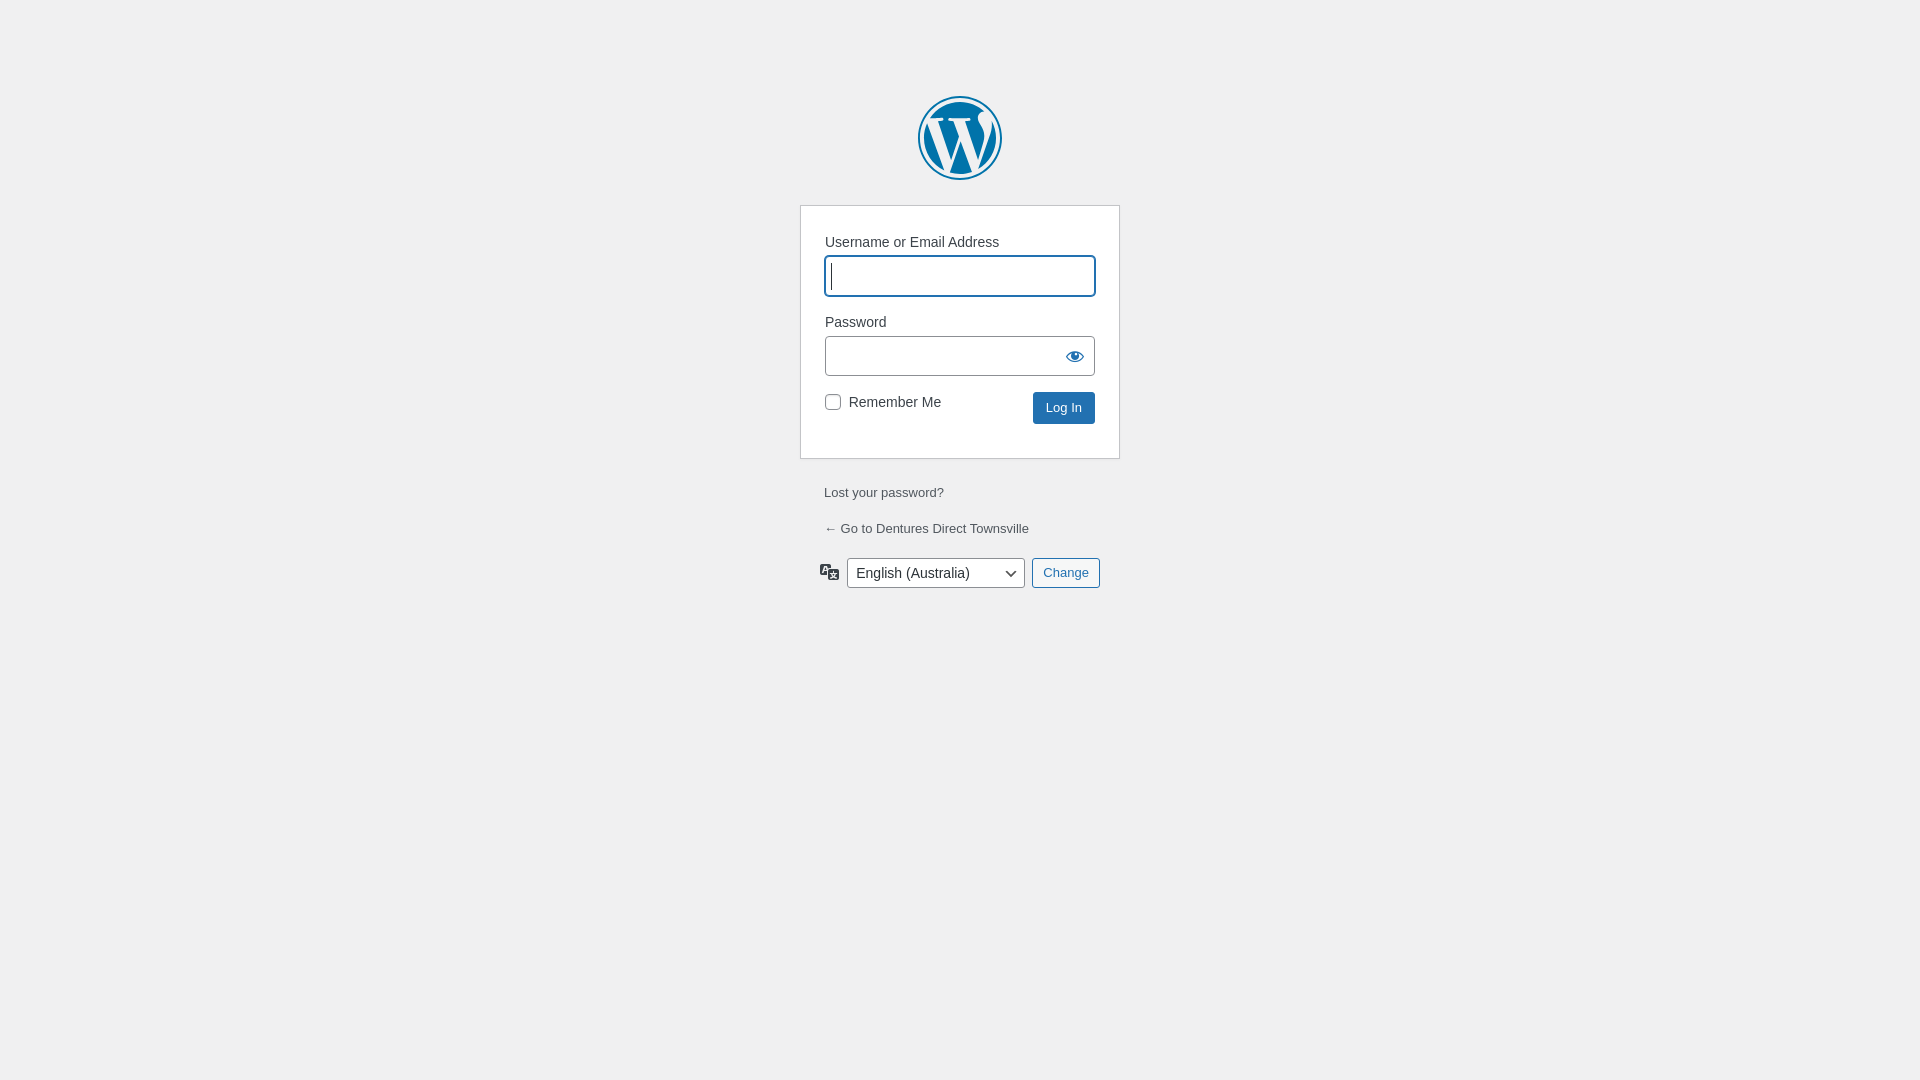 This screenshot has height=1080, width=1920. What do you see at coordinates (1063, 407) in the screenshot?
I see `'Log In'` at bounding box center [1063, 407].